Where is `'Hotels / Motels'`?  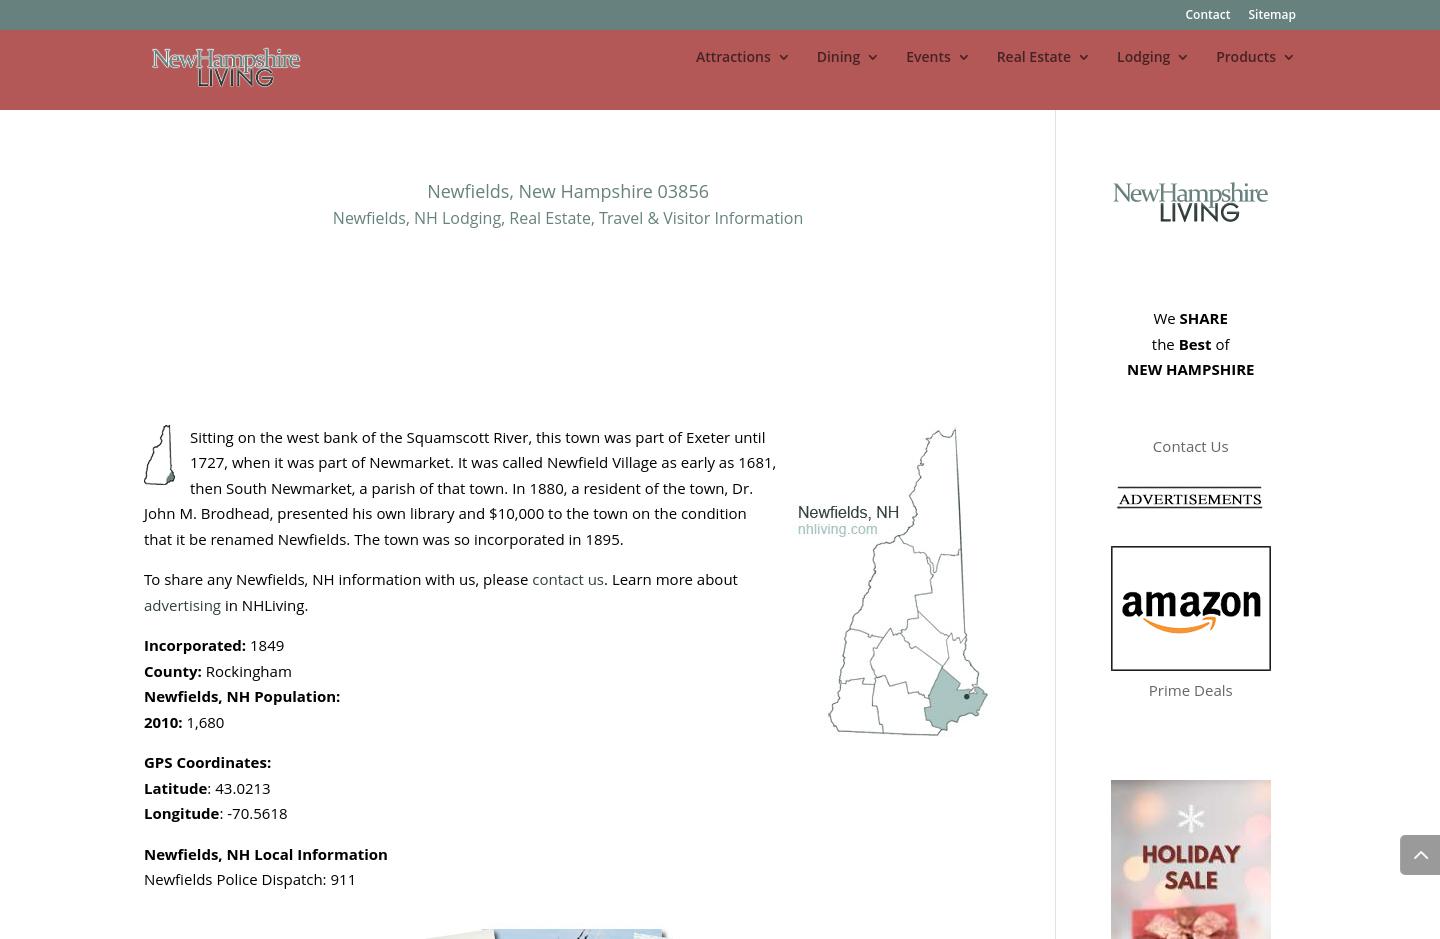
'Hotels / Motels' is located at coordinates (1206, 221).